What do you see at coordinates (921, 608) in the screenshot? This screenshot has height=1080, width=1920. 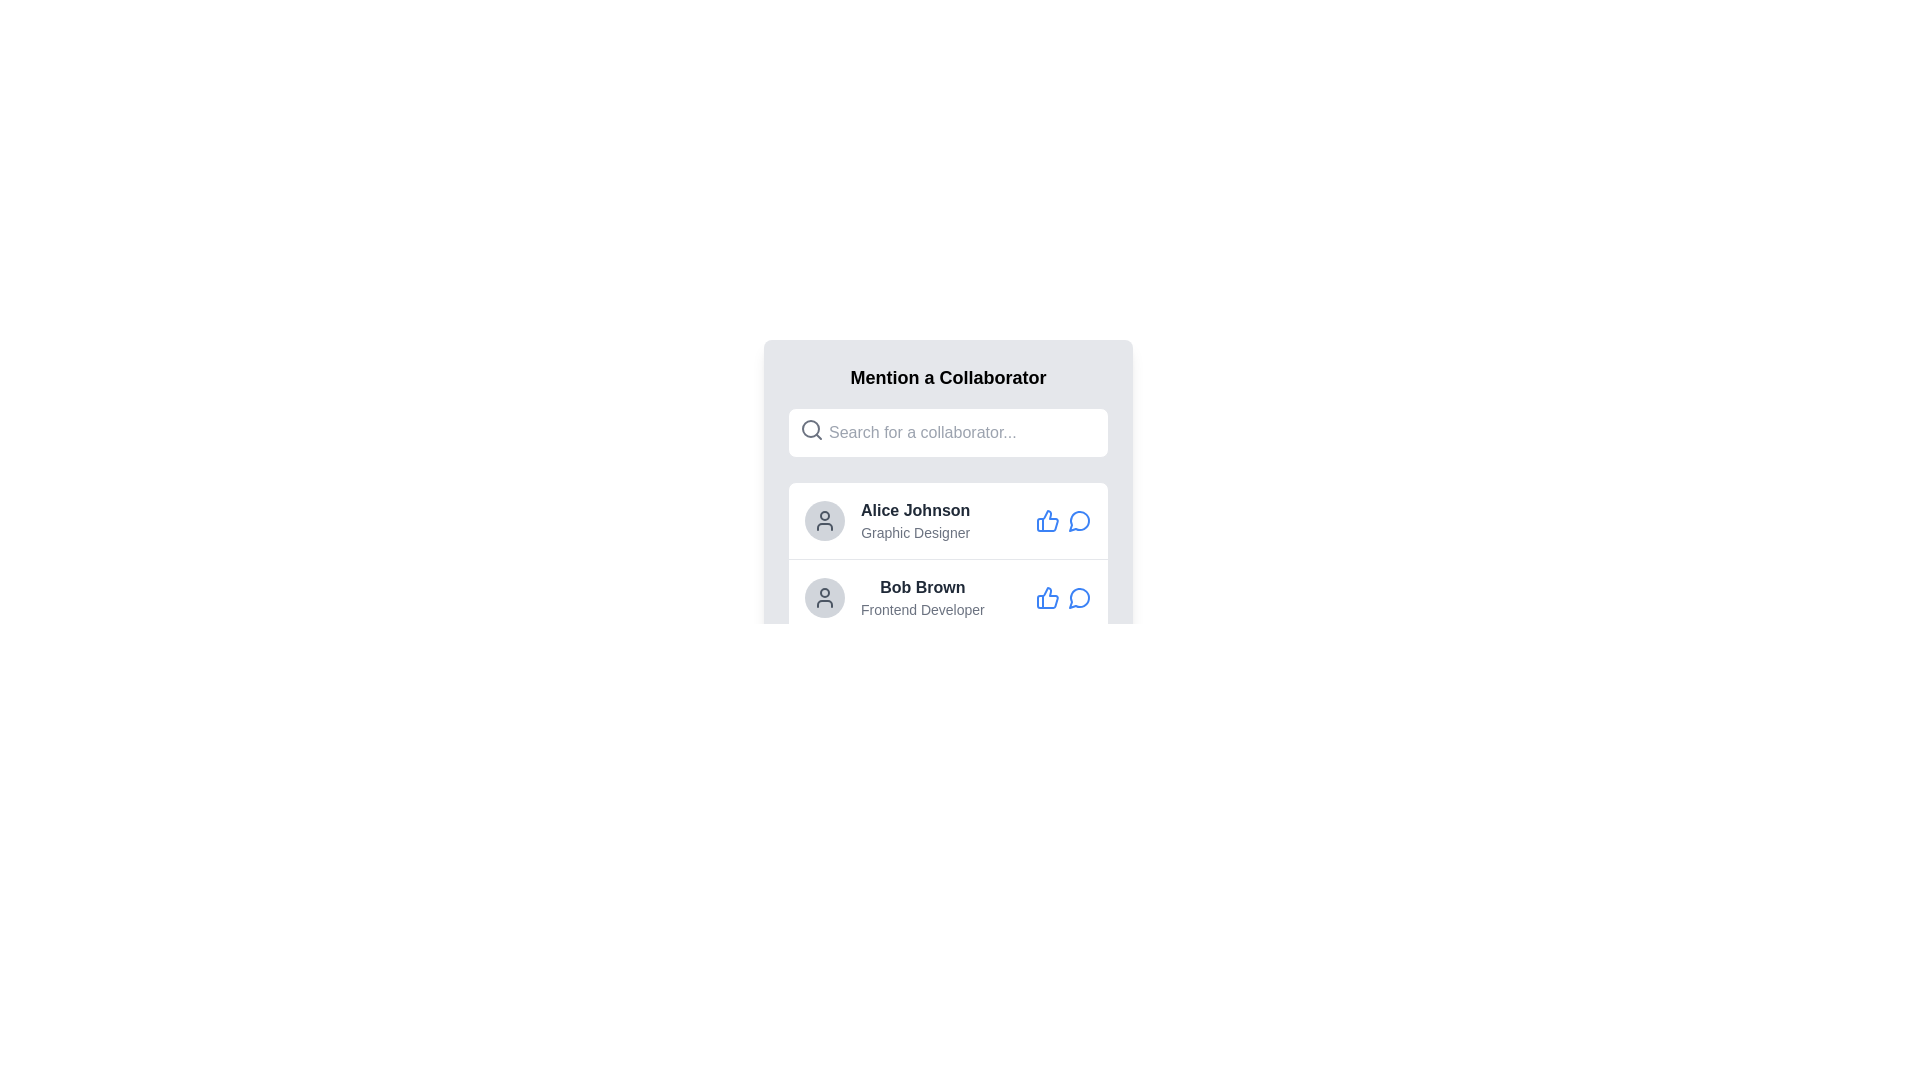 I see `the label indicating the professional role or title of 'Bob Brown', which is the second line of text within his profile entry` at bounding box center [921, 608].